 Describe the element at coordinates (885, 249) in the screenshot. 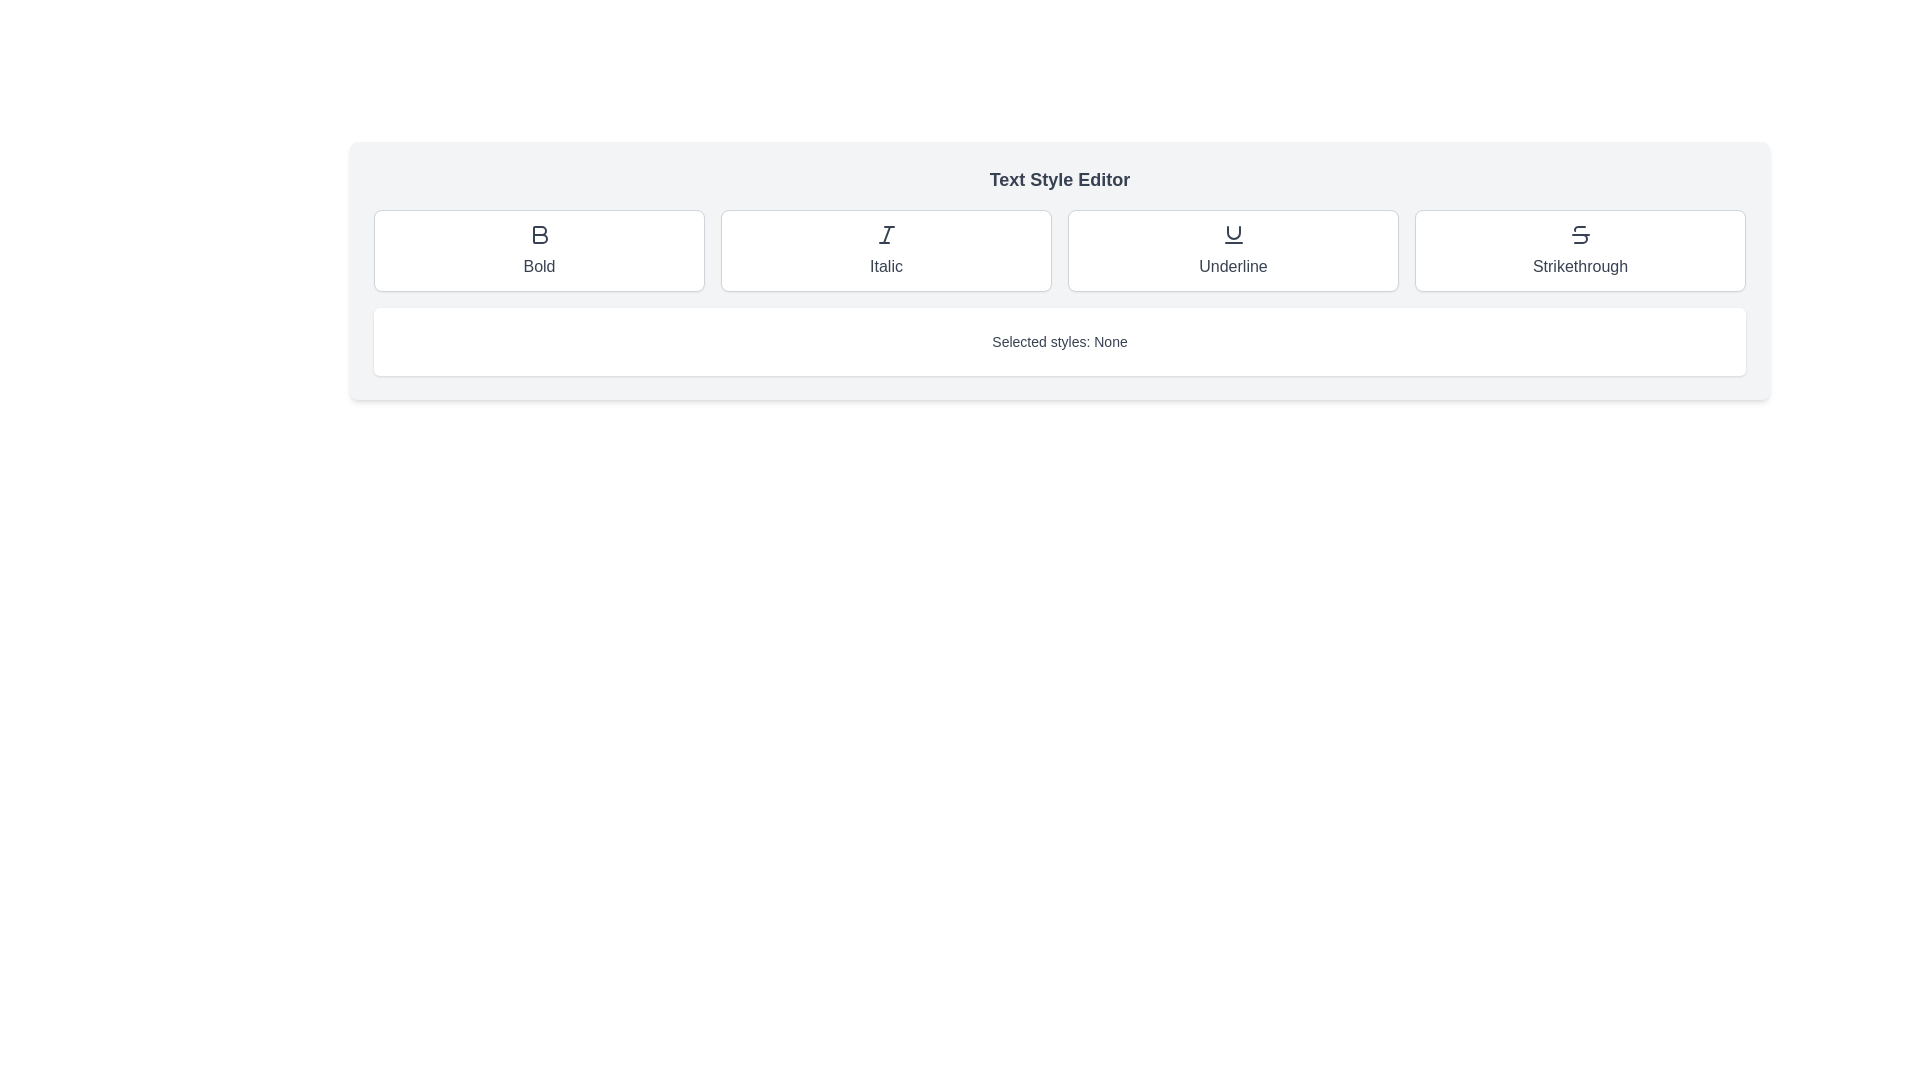

I see `the rectangular button labeled 'Italic' with an icon resembling an italicized 'I'` at that location.